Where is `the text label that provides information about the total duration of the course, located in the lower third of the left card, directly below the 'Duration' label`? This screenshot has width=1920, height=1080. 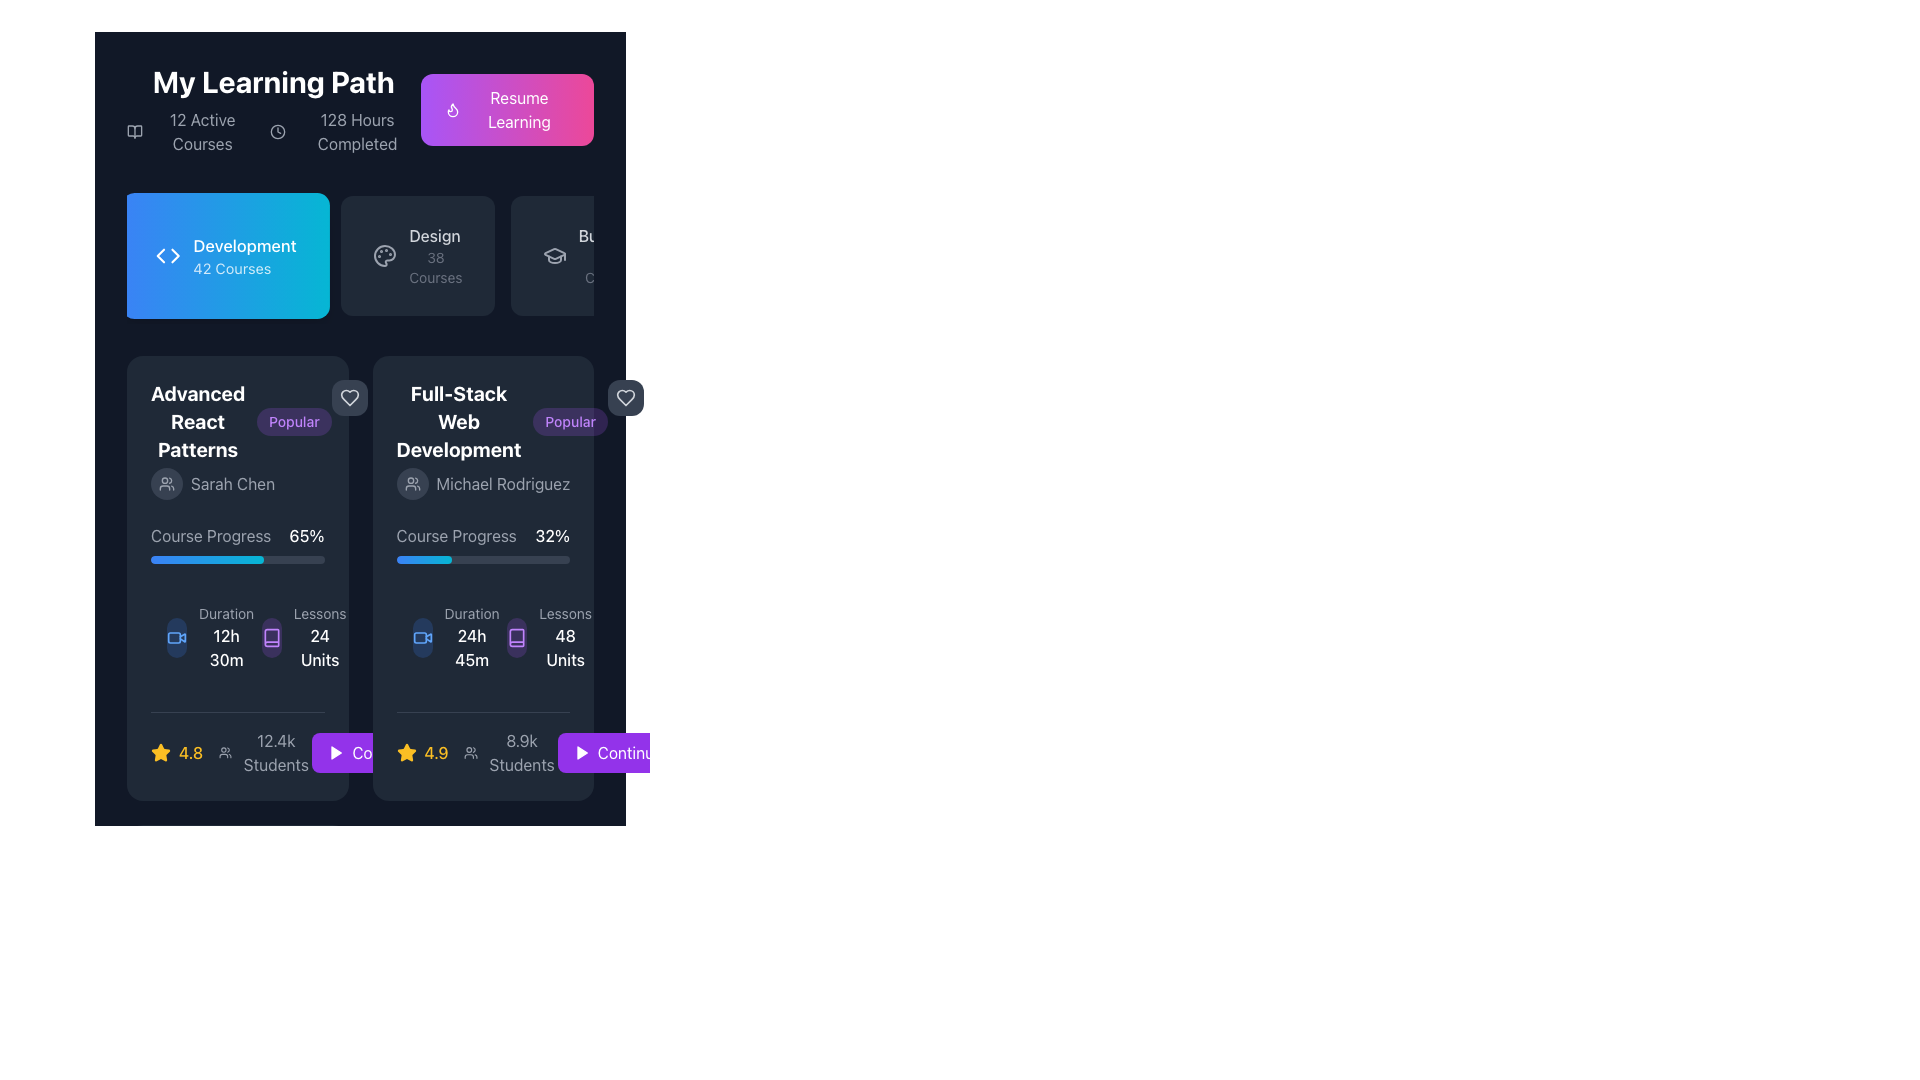
the text label that provides information about the total duration of the course, located in the lower third of the left card, directly below the 'Duration' label is located at coordinates (226, 648).